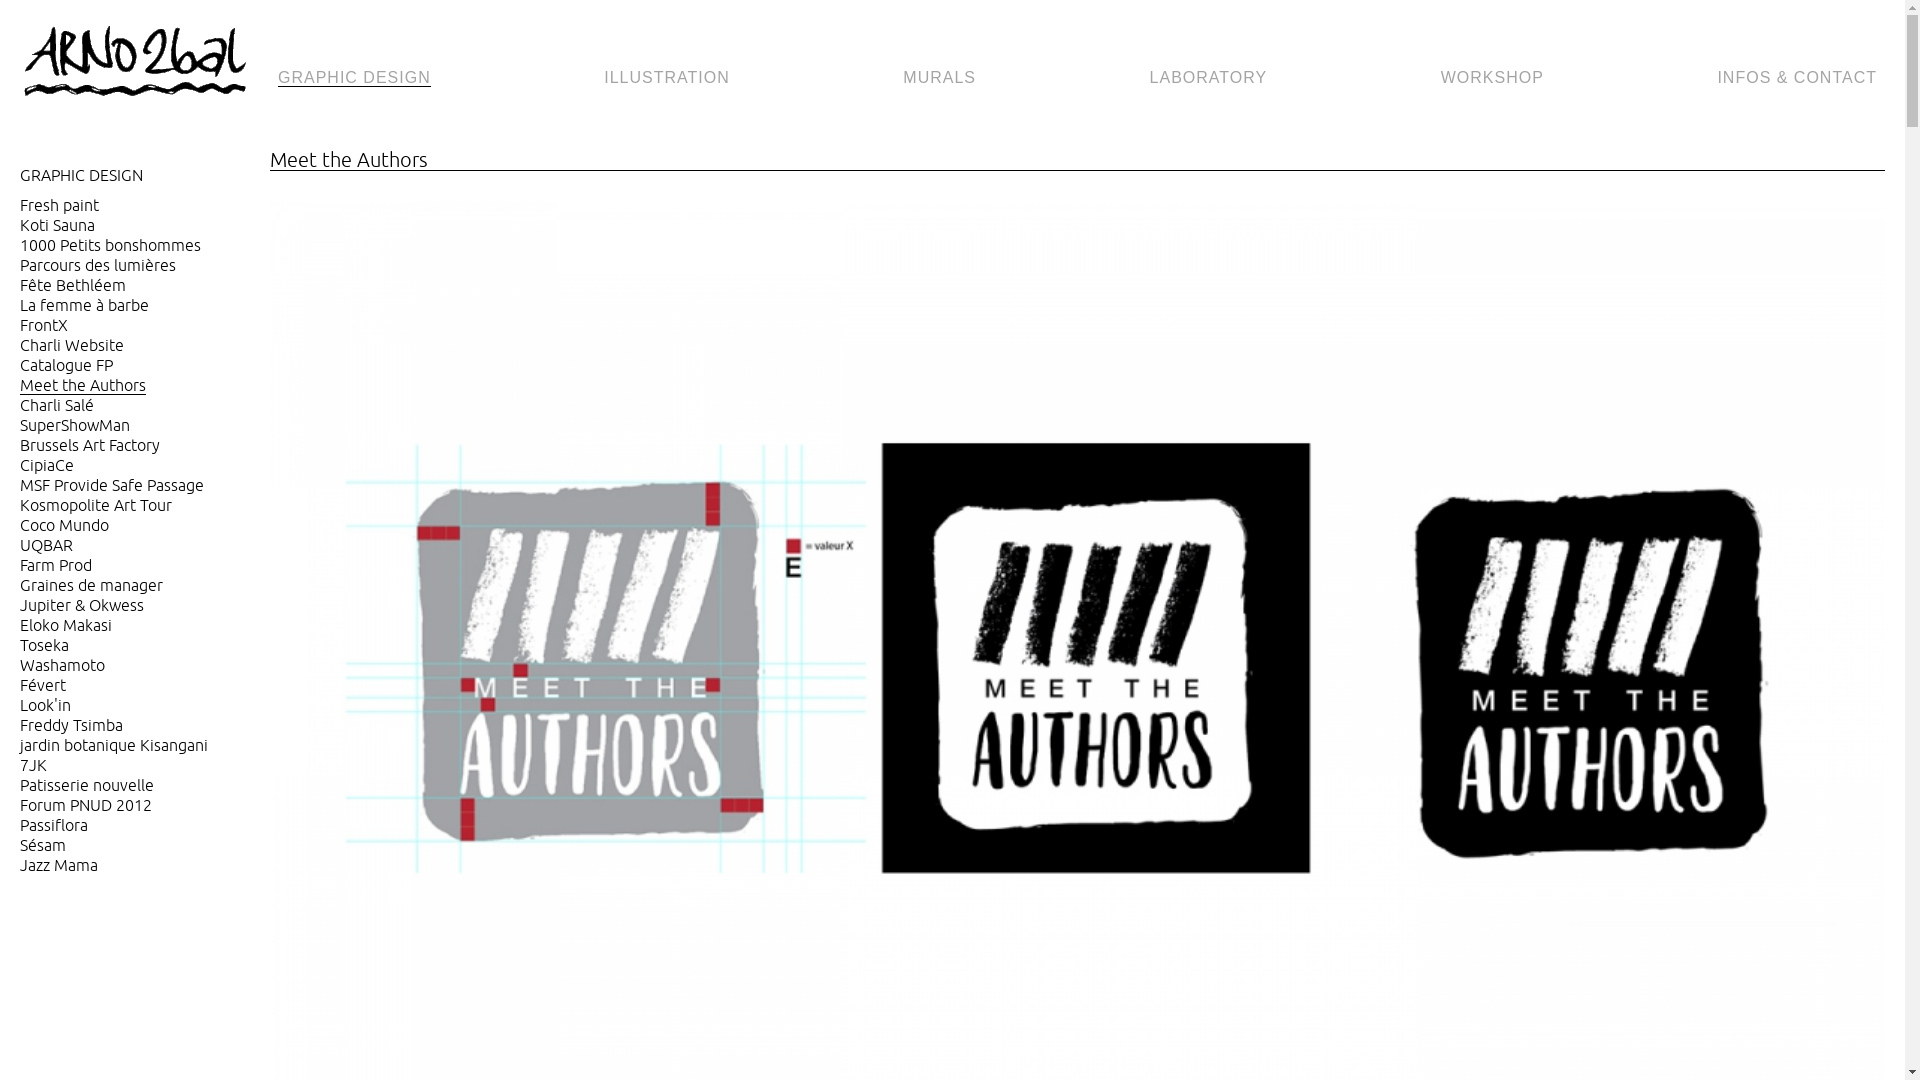 This screenshot has height=1080, width=1920. I want to click on 'WORKSHOP', so click(1492, 77).